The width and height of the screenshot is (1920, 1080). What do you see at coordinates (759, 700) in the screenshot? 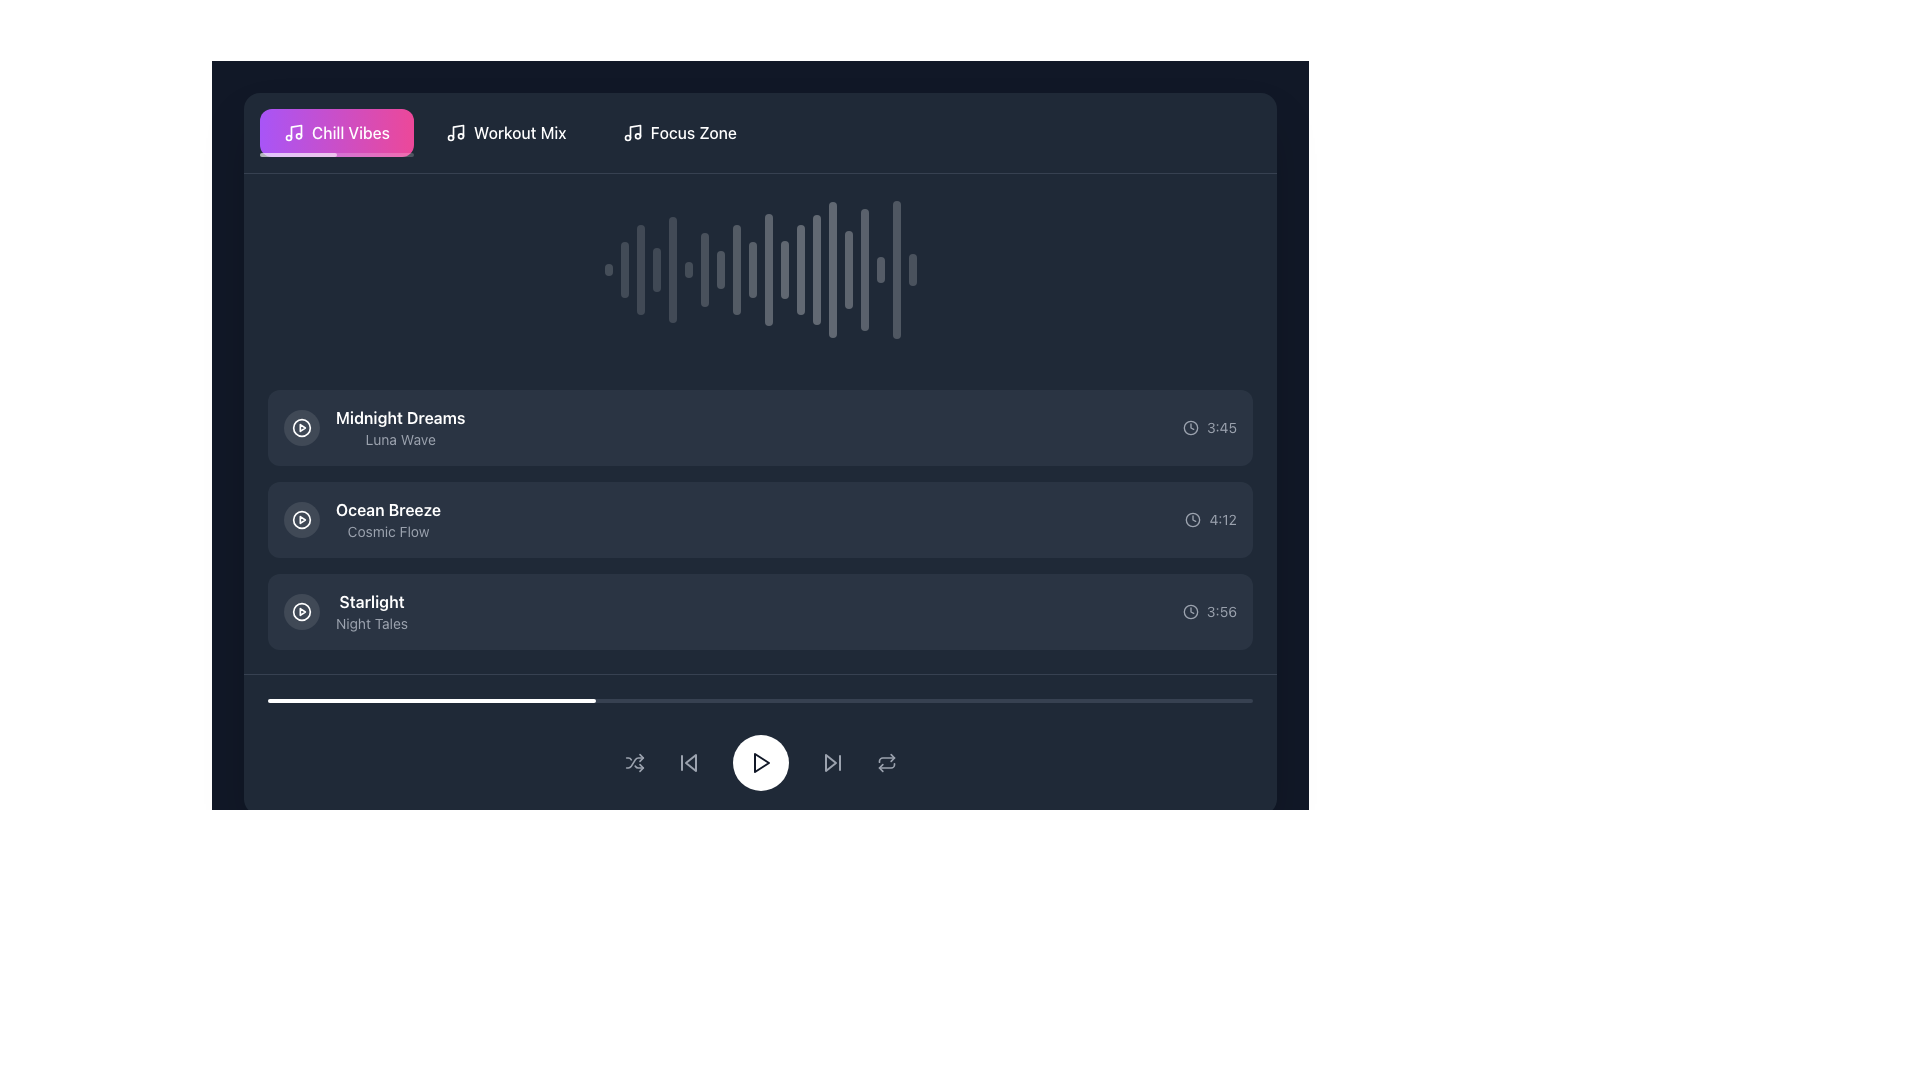
I see `the Progress Bar located near the bottom of the interface to seek to a different position in the playback` at bounding box center [759, 700].